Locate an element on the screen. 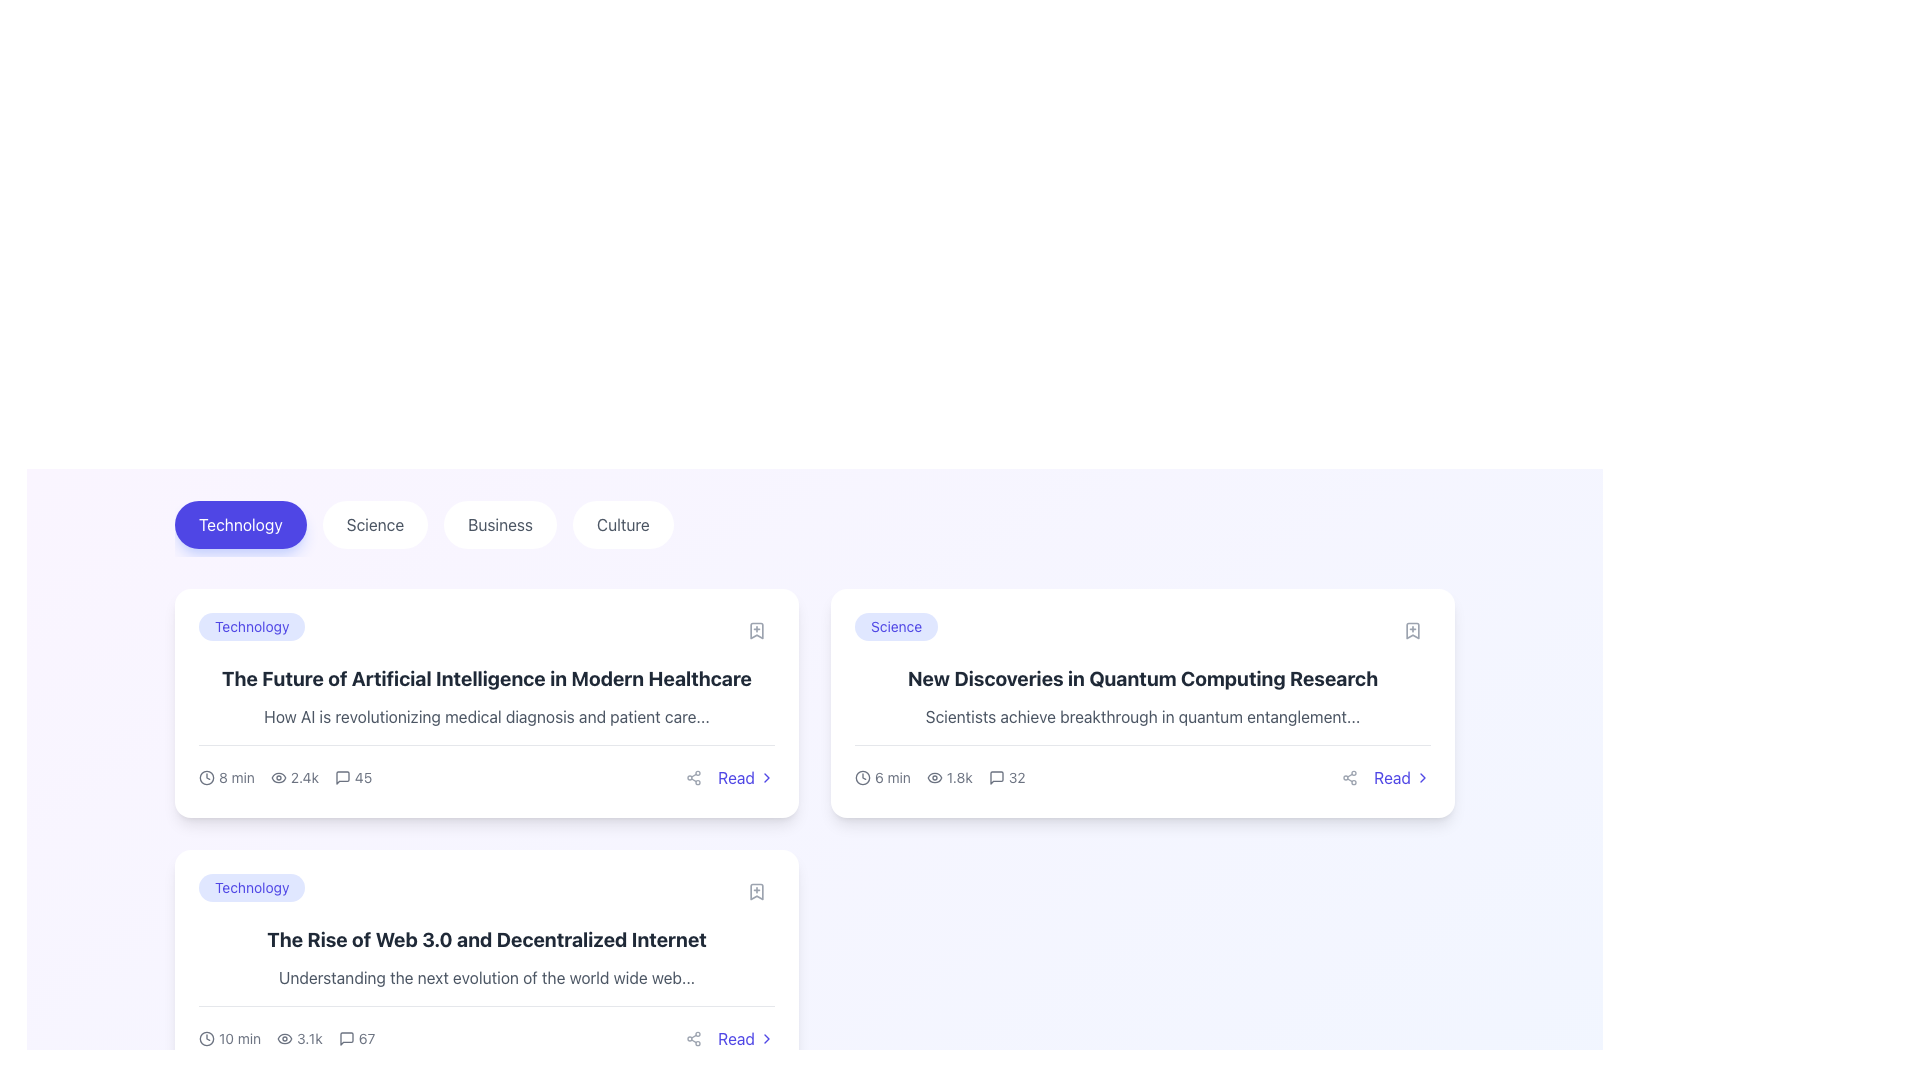  the timestamp indicator, which features a clock icon followed by the text '10 min', located at the bottom-left corner of the card titled 'The Rise of Web 3.0 and Decentralized Internet' is located at coordinates (230, 1037).